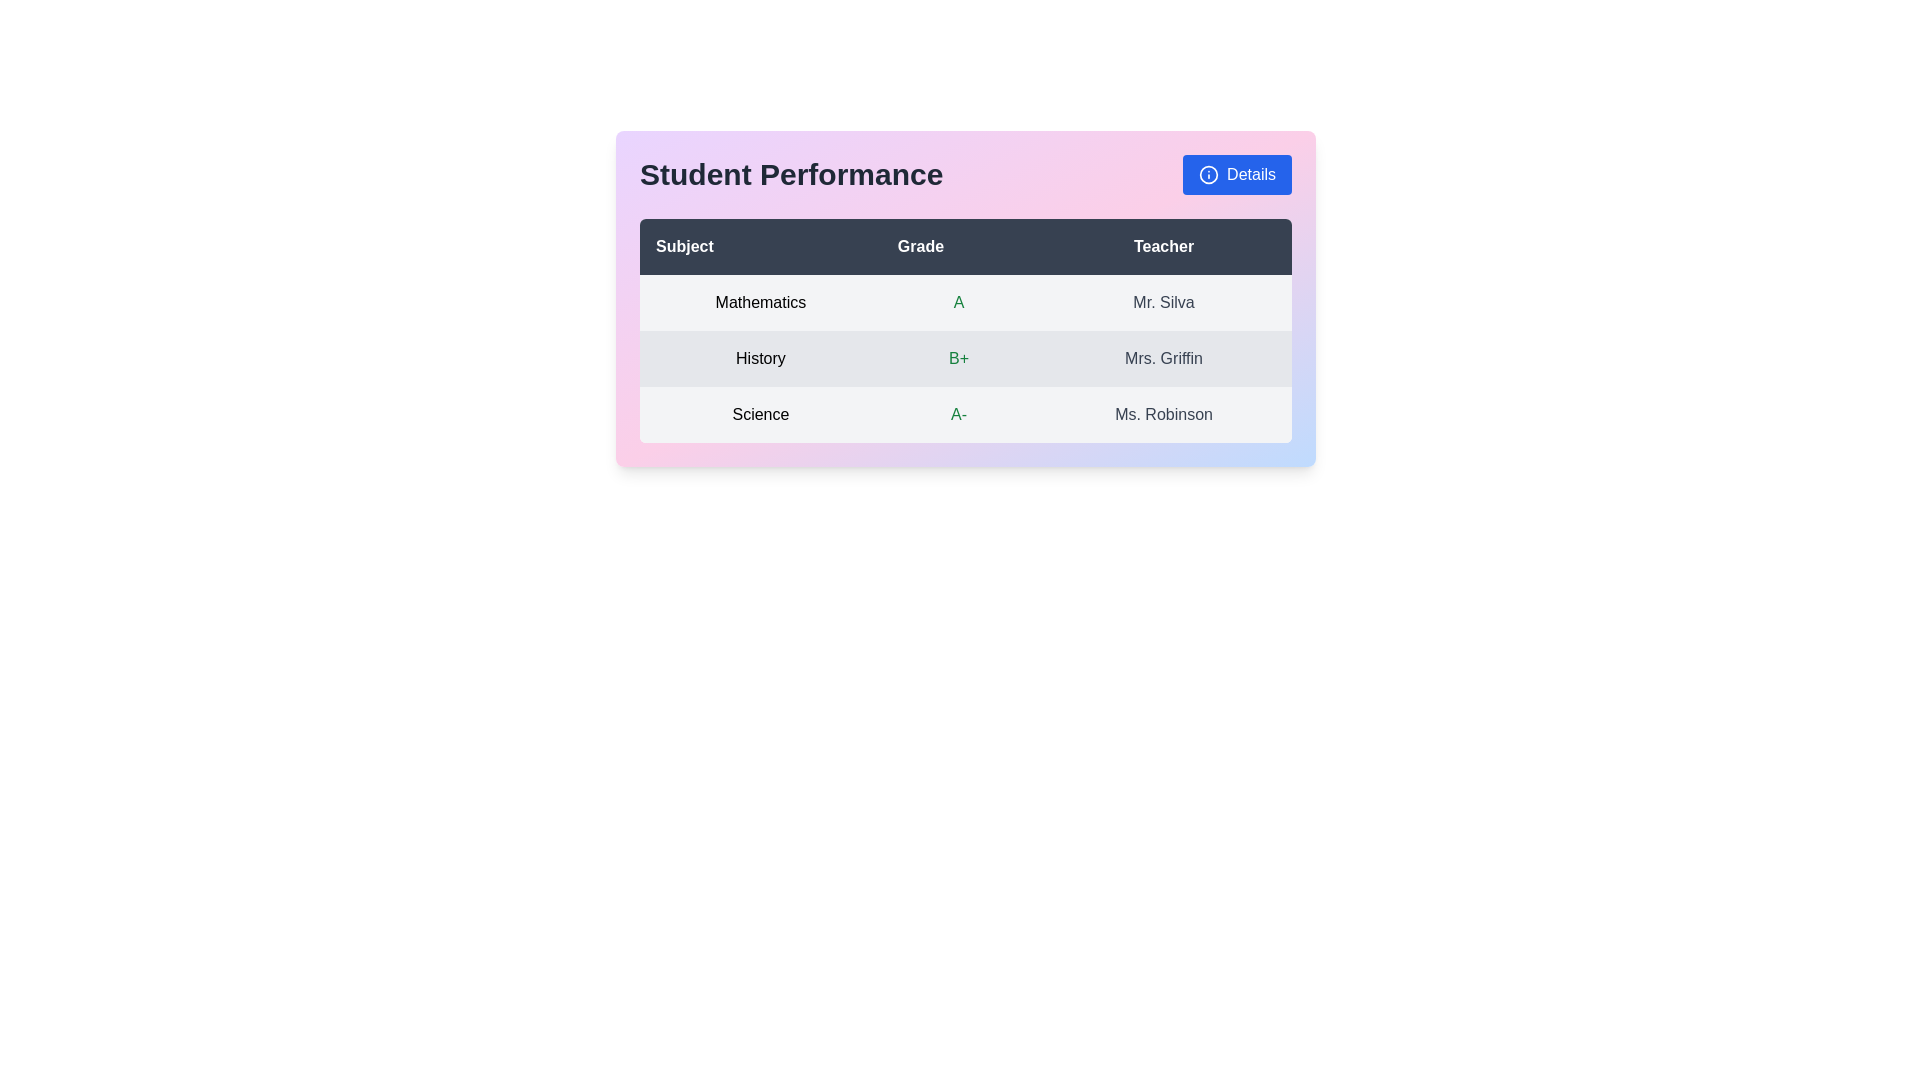  What do you see at coordinates (1236, 173) in the screenshot?
I see `the 'Details' button with a blue background and white text, which features a circular 'i' icon, located in the upper-right corner of the 'Student Performance' box to change its color` at bounding box center [1236, 173].